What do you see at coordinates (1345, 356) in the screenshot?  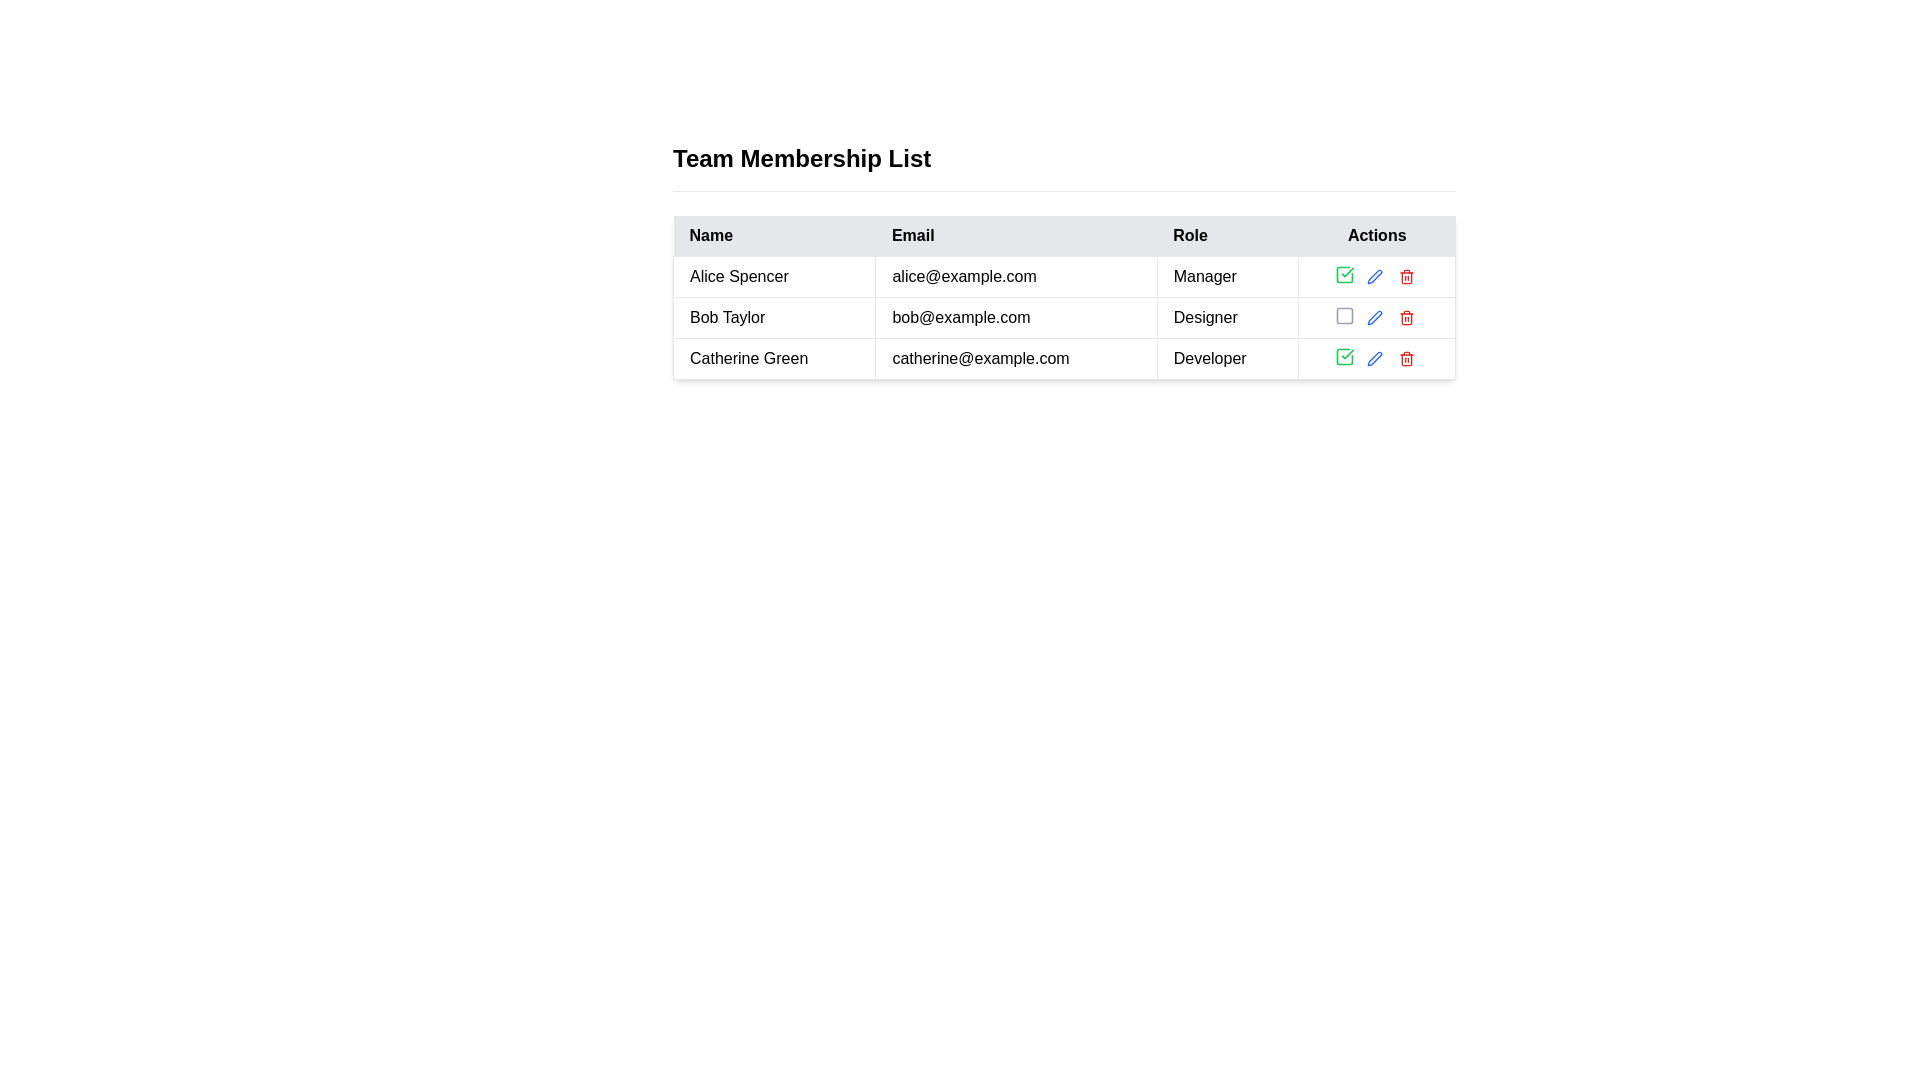 I see `the icon button located in the last row of the table under the 'Actions' column` at bounding box center [1345, 356].